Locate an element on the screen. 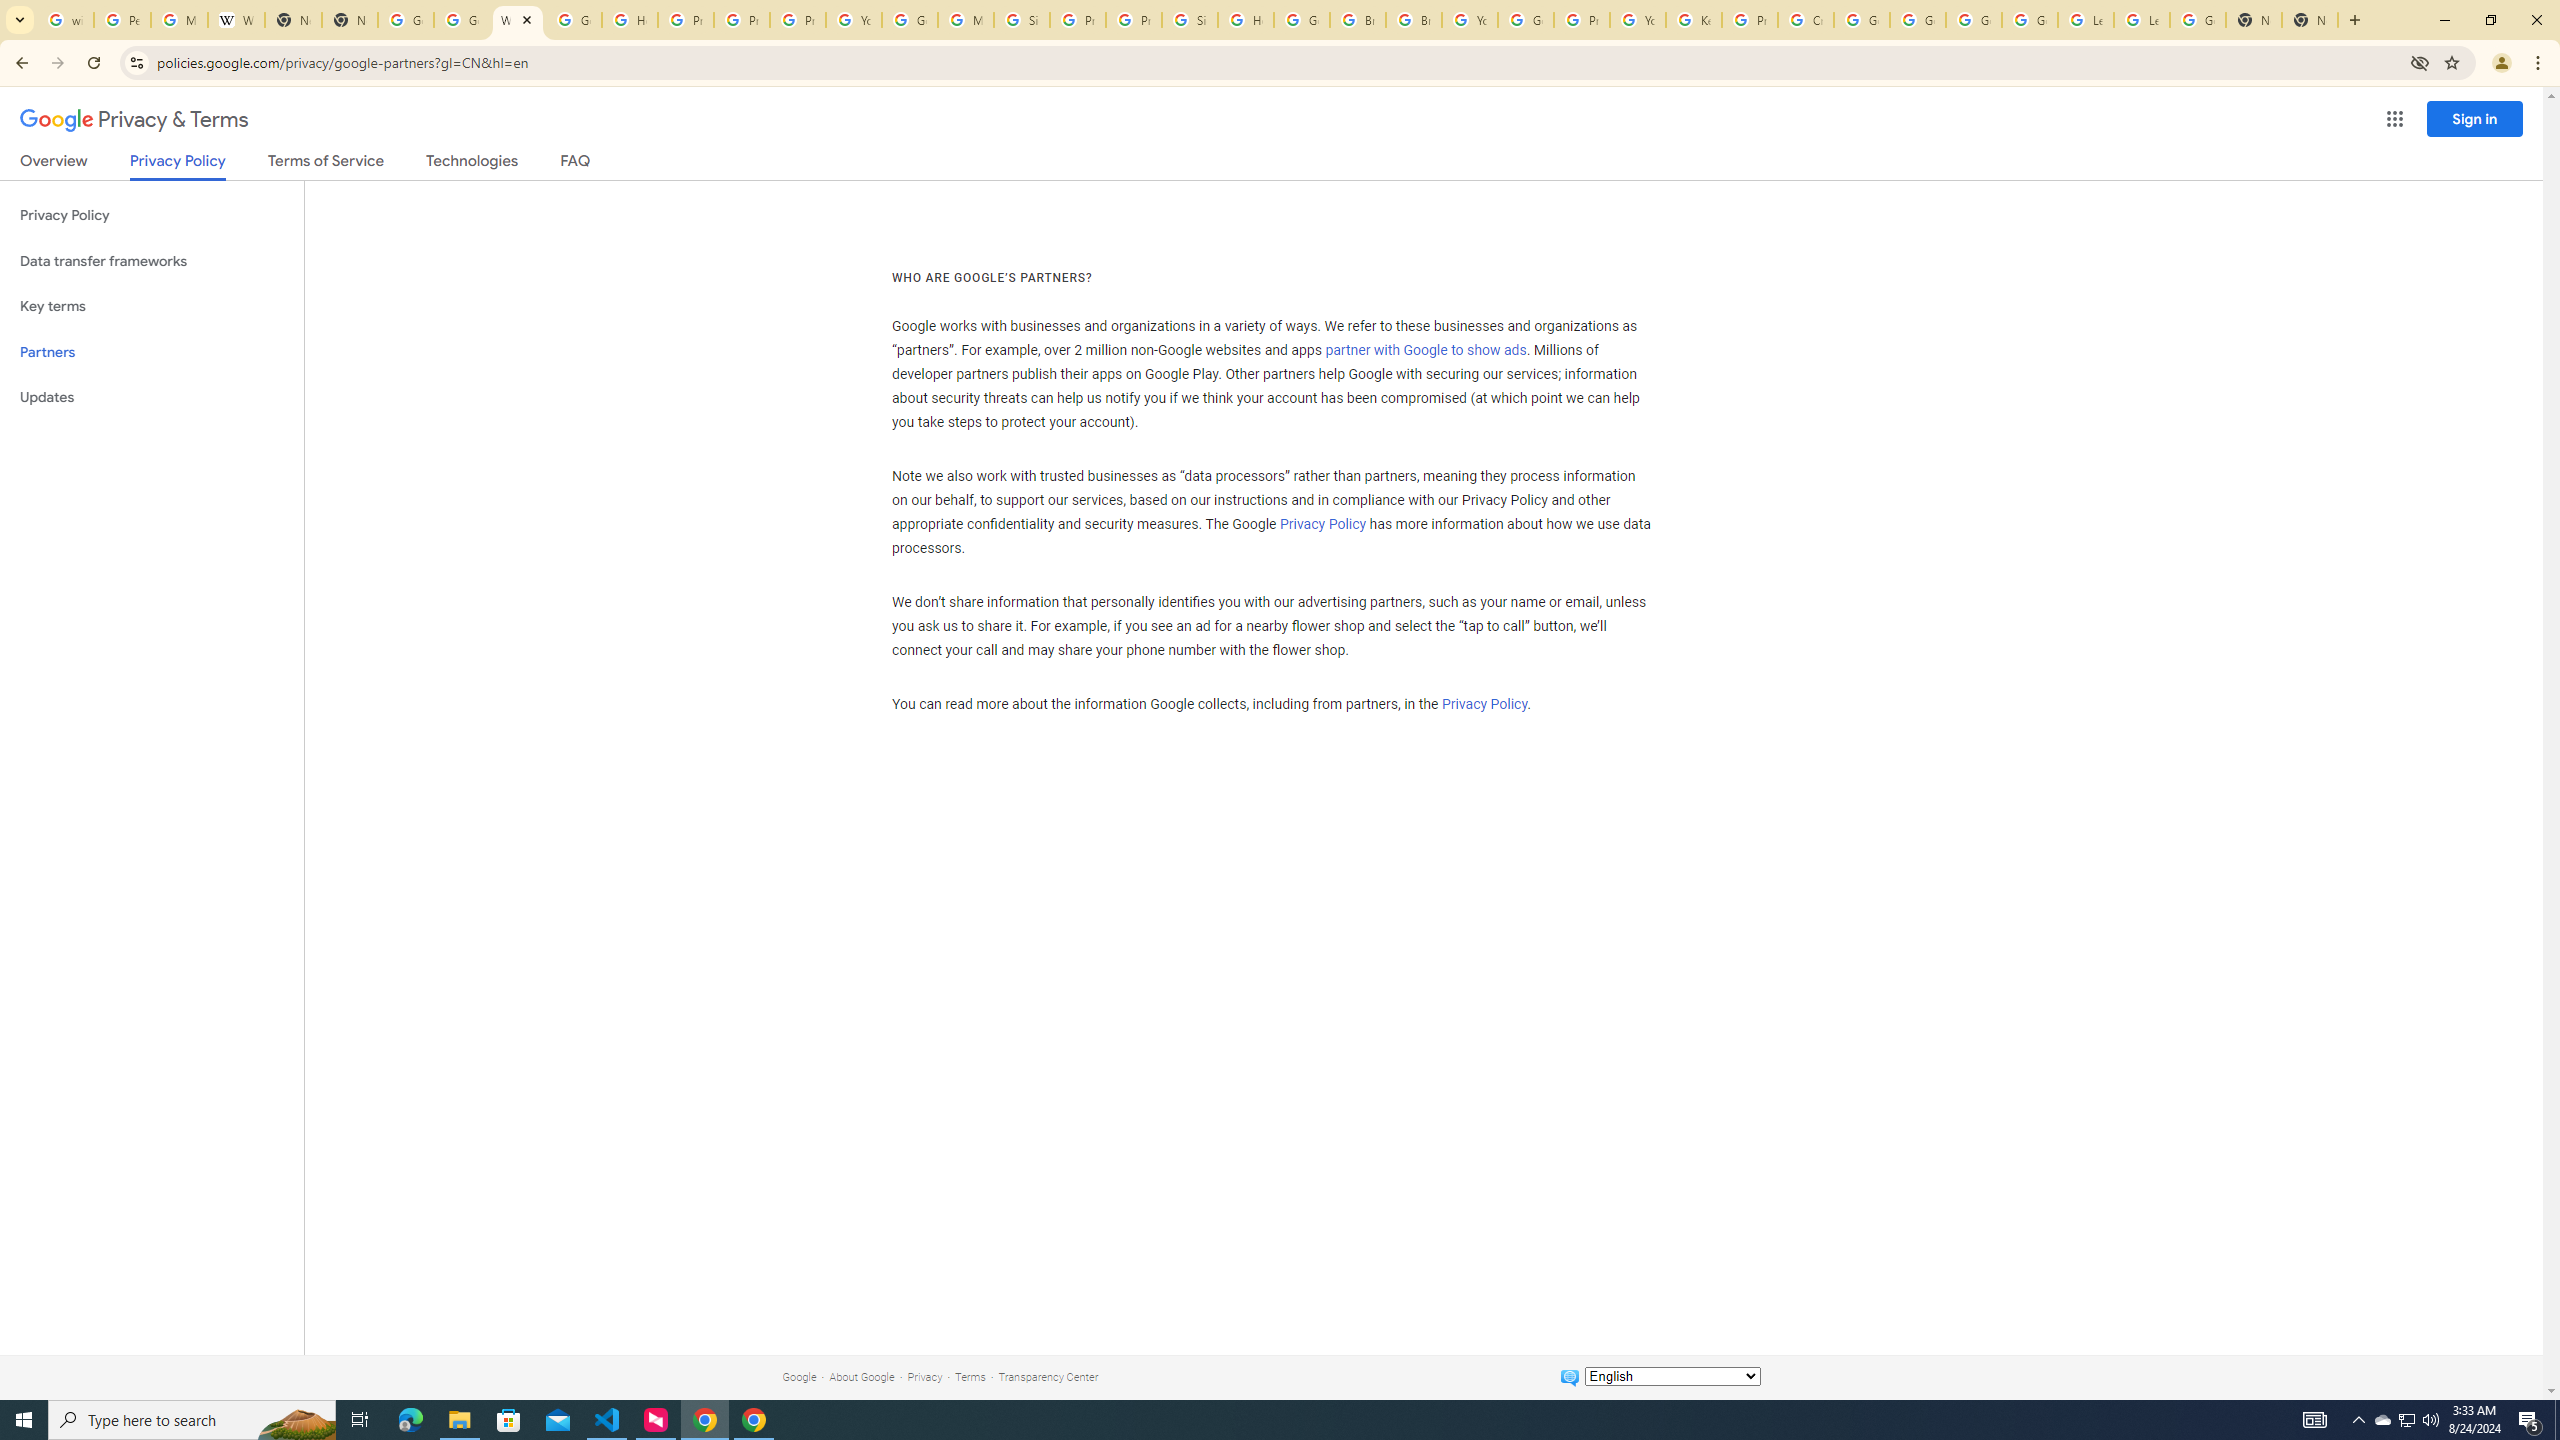 Image resolution: width=2560 pixels, height=1440 pixels. 'Wikipedia:Edit requests - Wikipedia' is located at coordinates (236, 19).